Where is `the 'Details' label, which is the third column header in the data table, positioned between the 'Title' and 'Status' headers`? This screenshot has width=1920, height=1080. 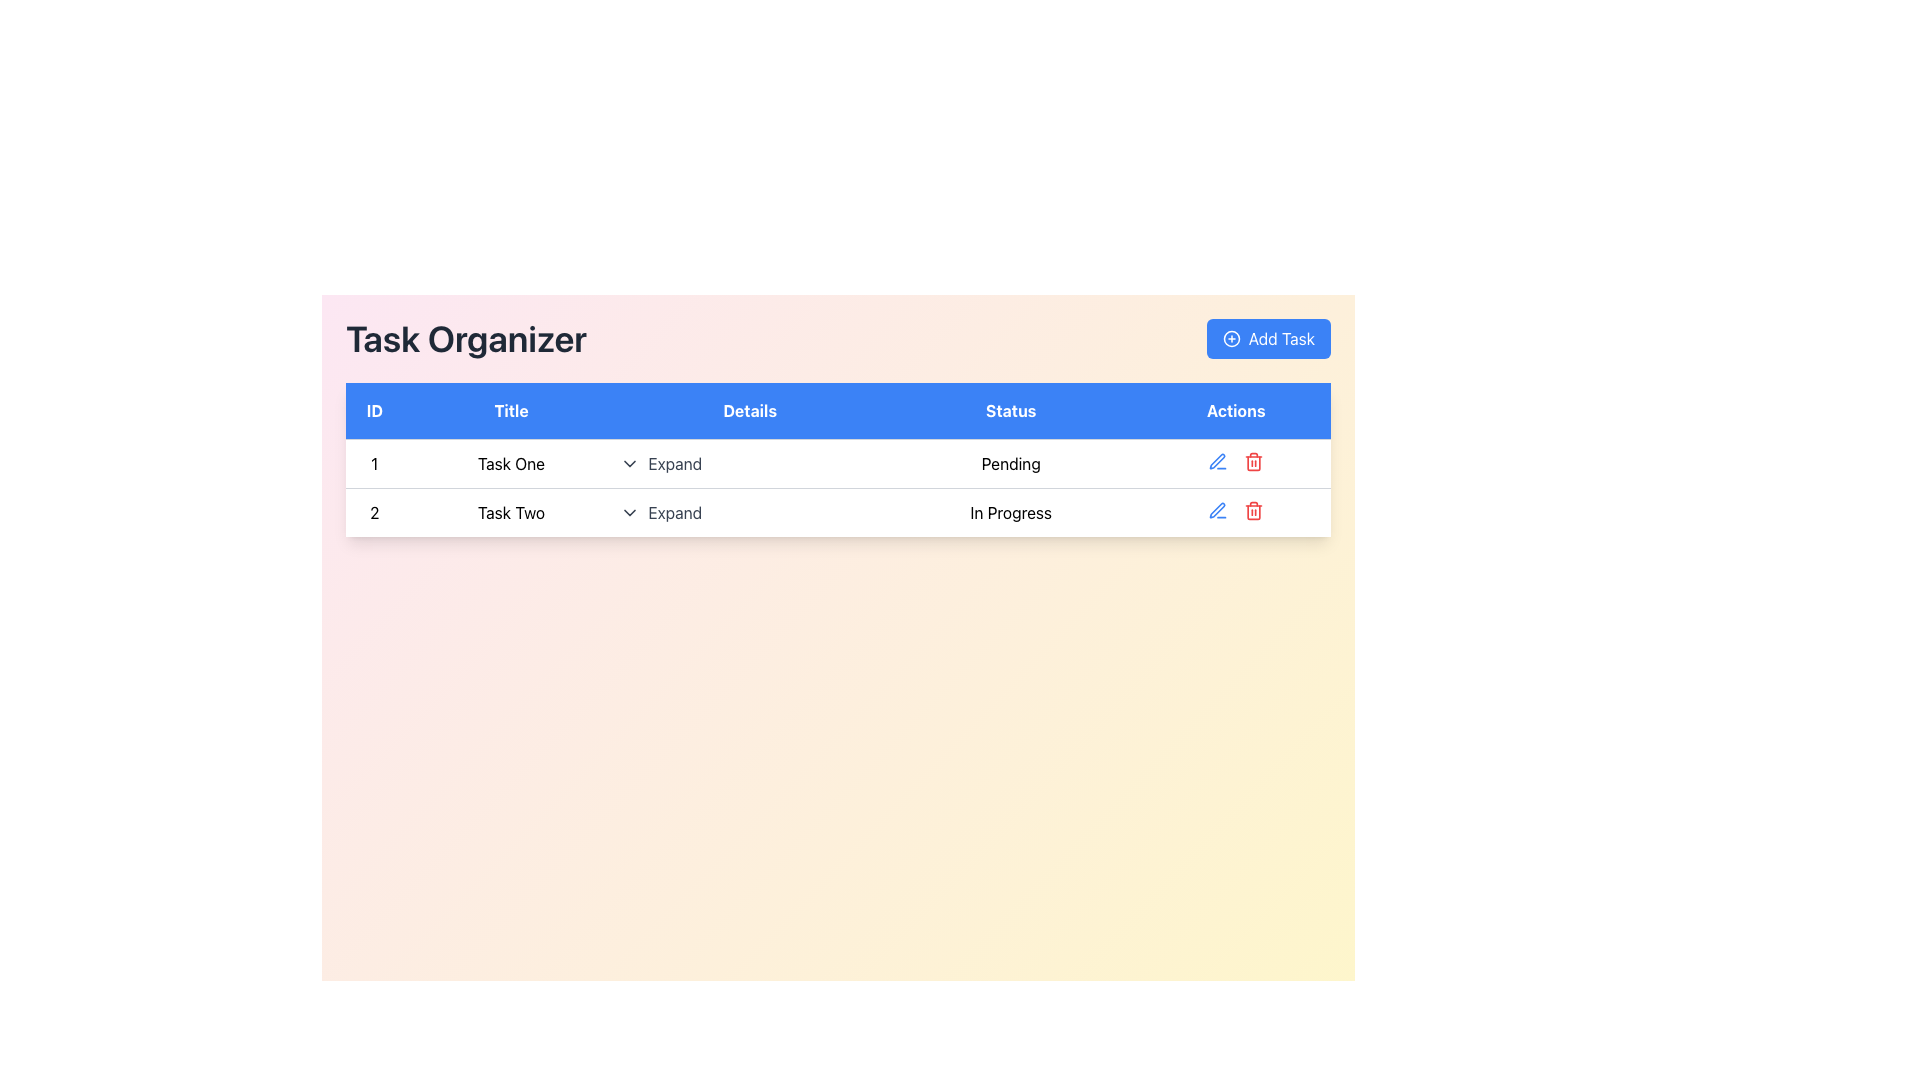 the 'Details' label, which is the third column header in the data table, positioned between the 'Title' and 'Status' headers is located at coordinates (749, 410).